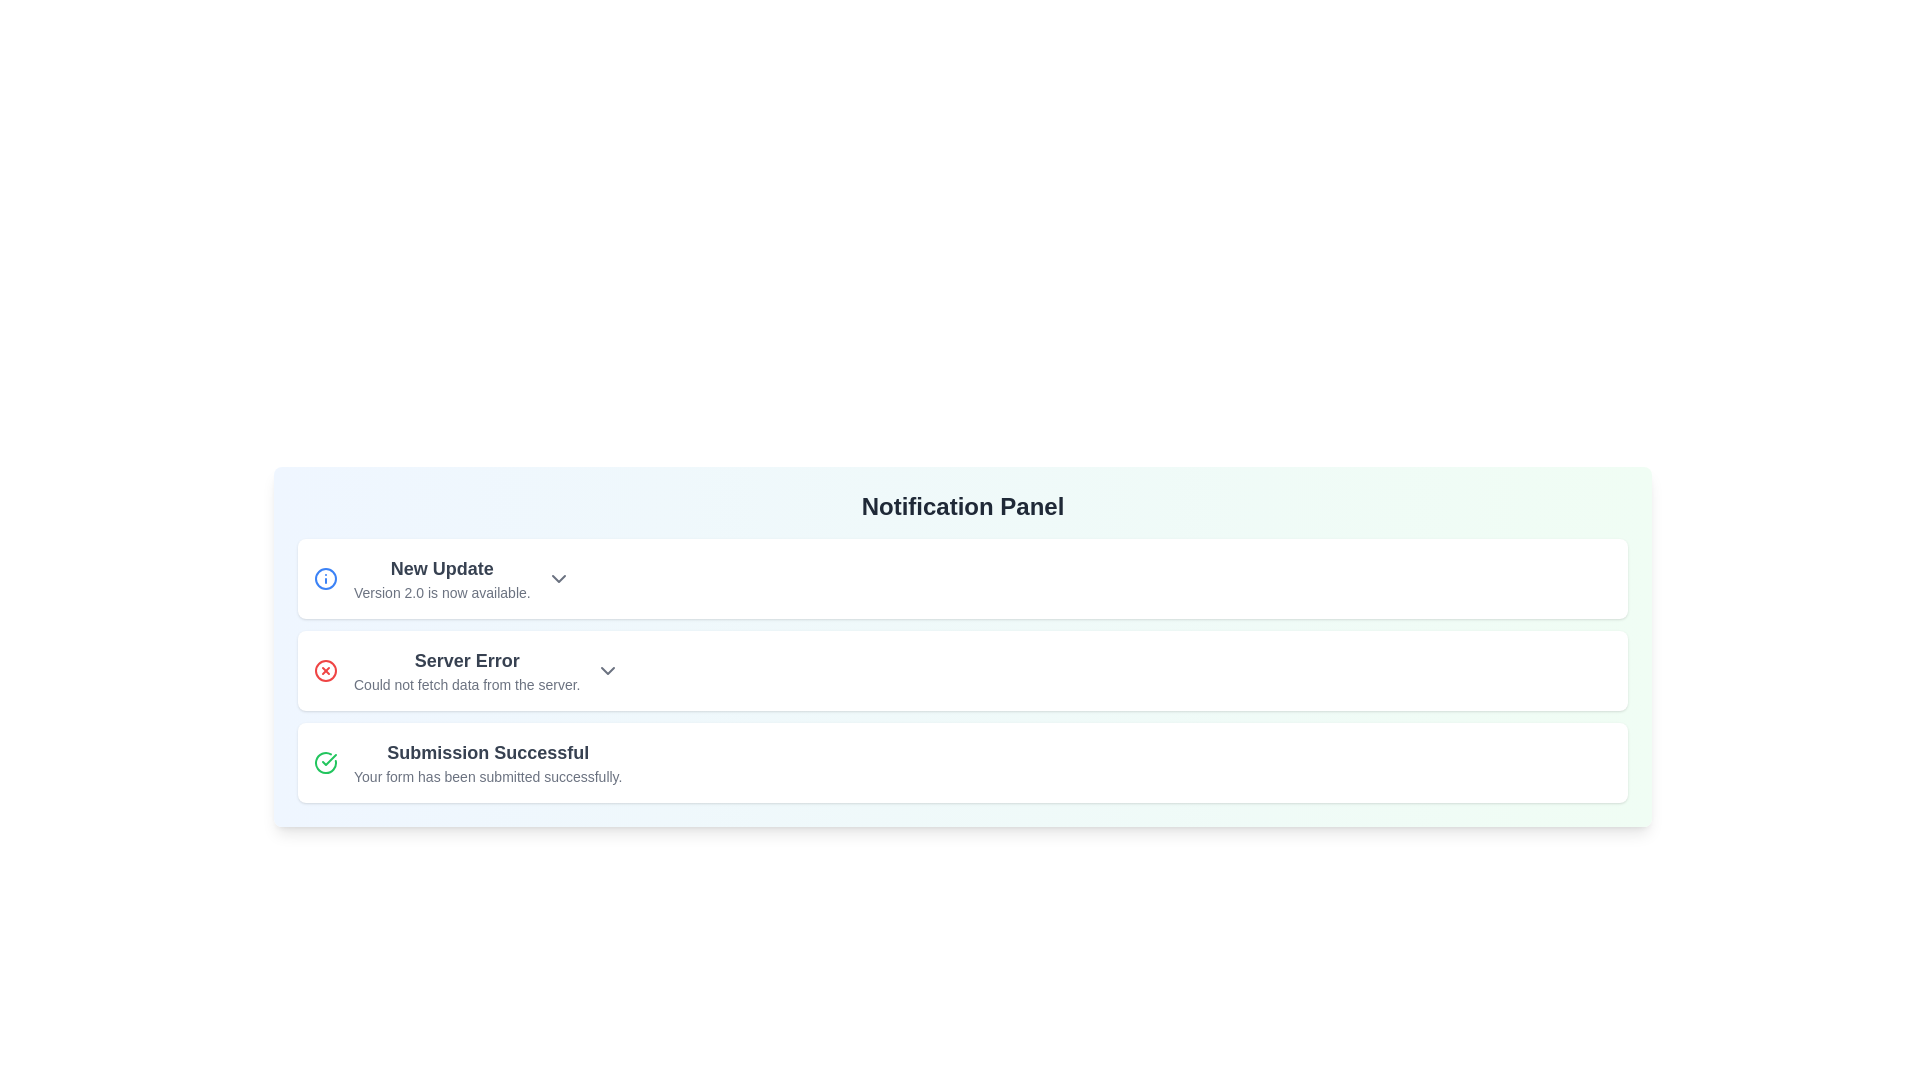 The width and height of the screenshot is (1920, 1080). I want to click on the error indicator icon located in the second row of the notification list, which signals a problem associated with the 'Server Error' title, so click(326, 671).